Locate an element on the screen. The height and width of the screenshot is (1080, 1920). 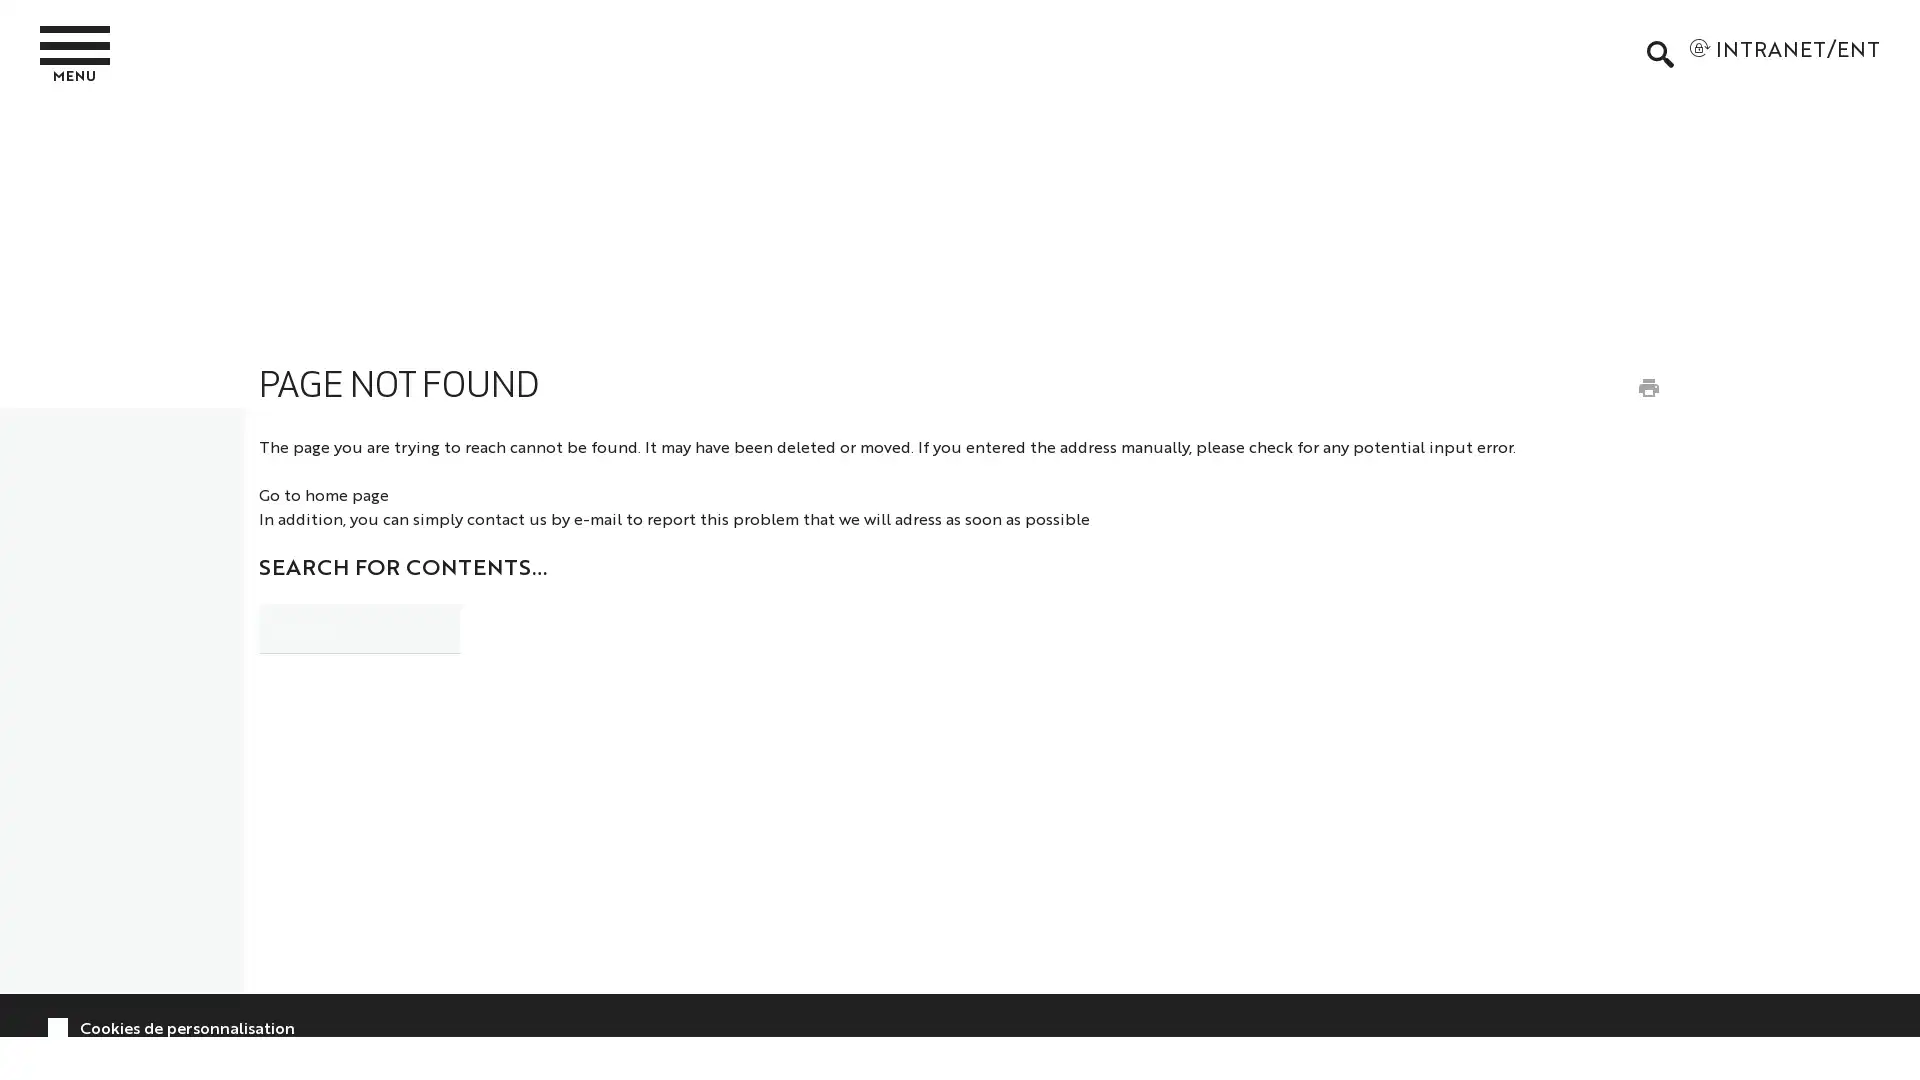
Search is located at coordinates (513, 624).